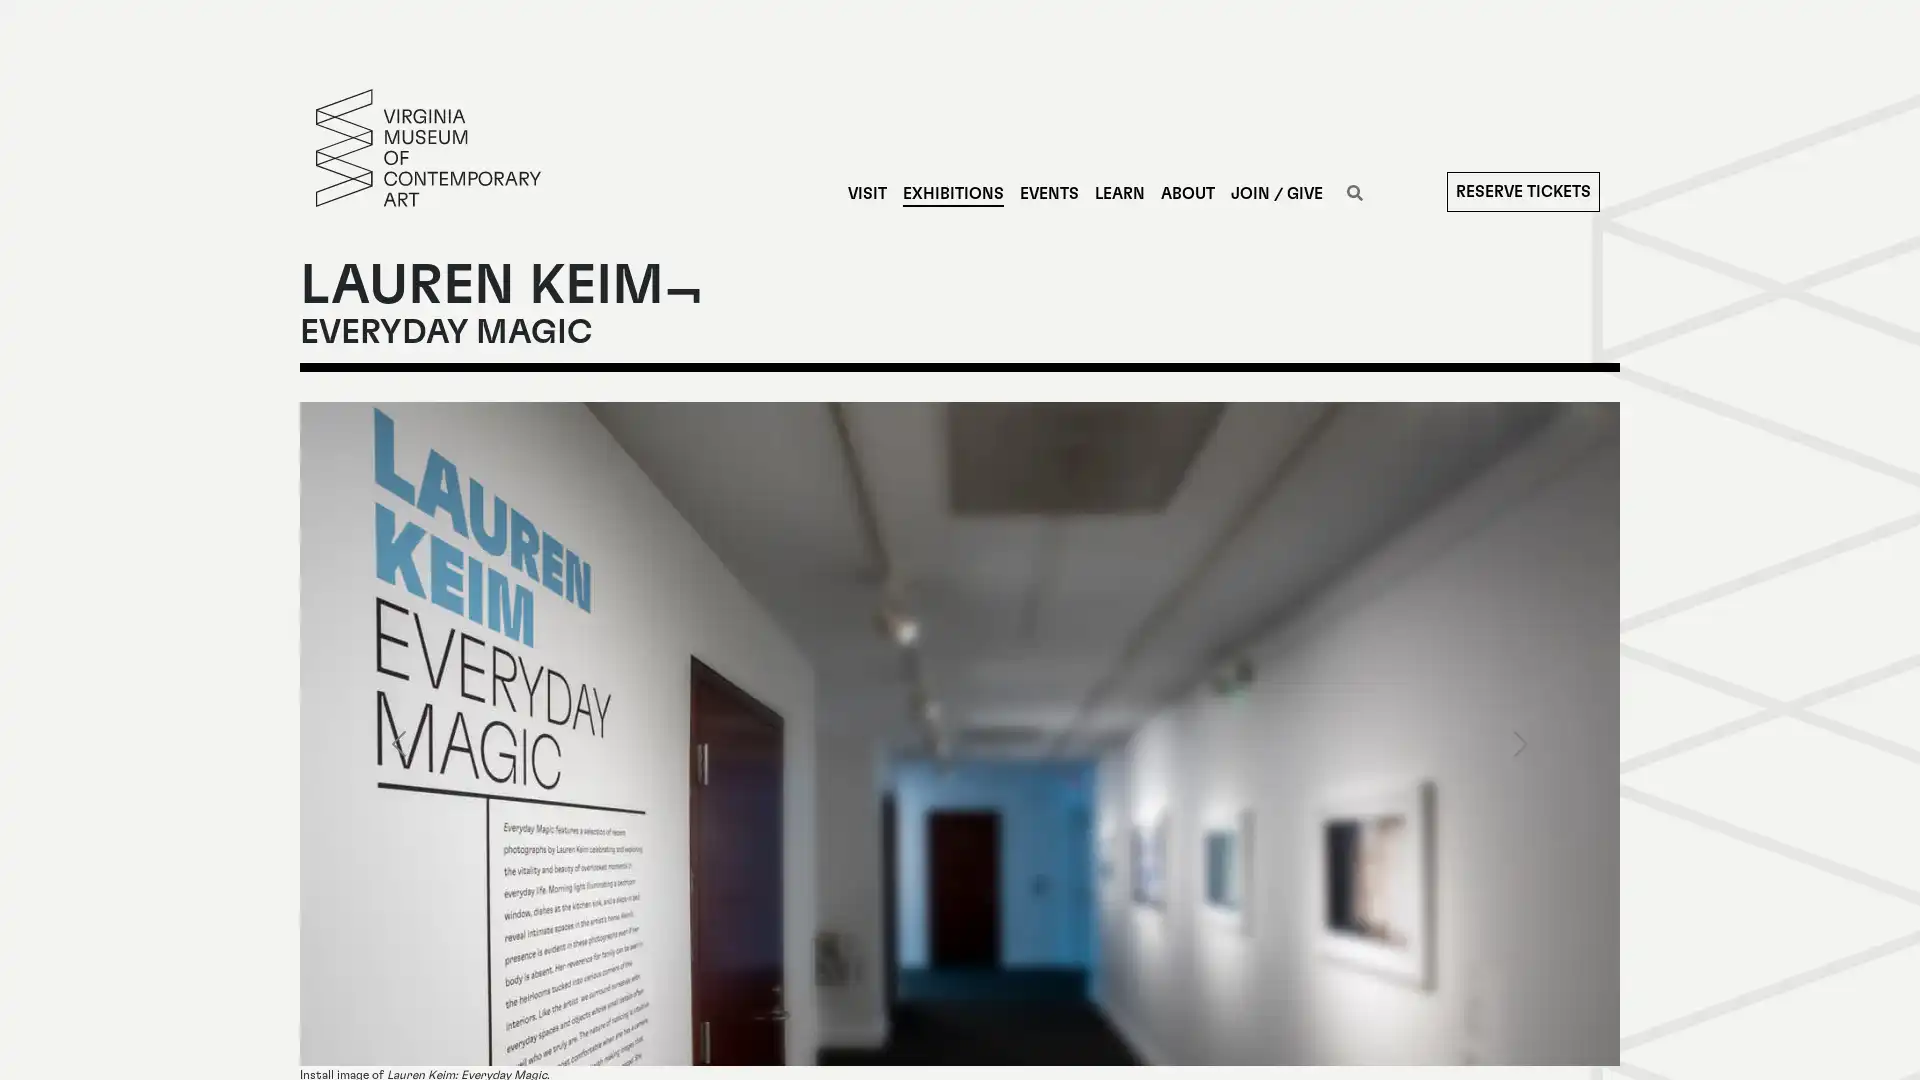 The width and height of the screenshot is (1920, 1080). Describe the element at coordinates (1117, 193) in the screenshot. I see `LEARN` at that location.